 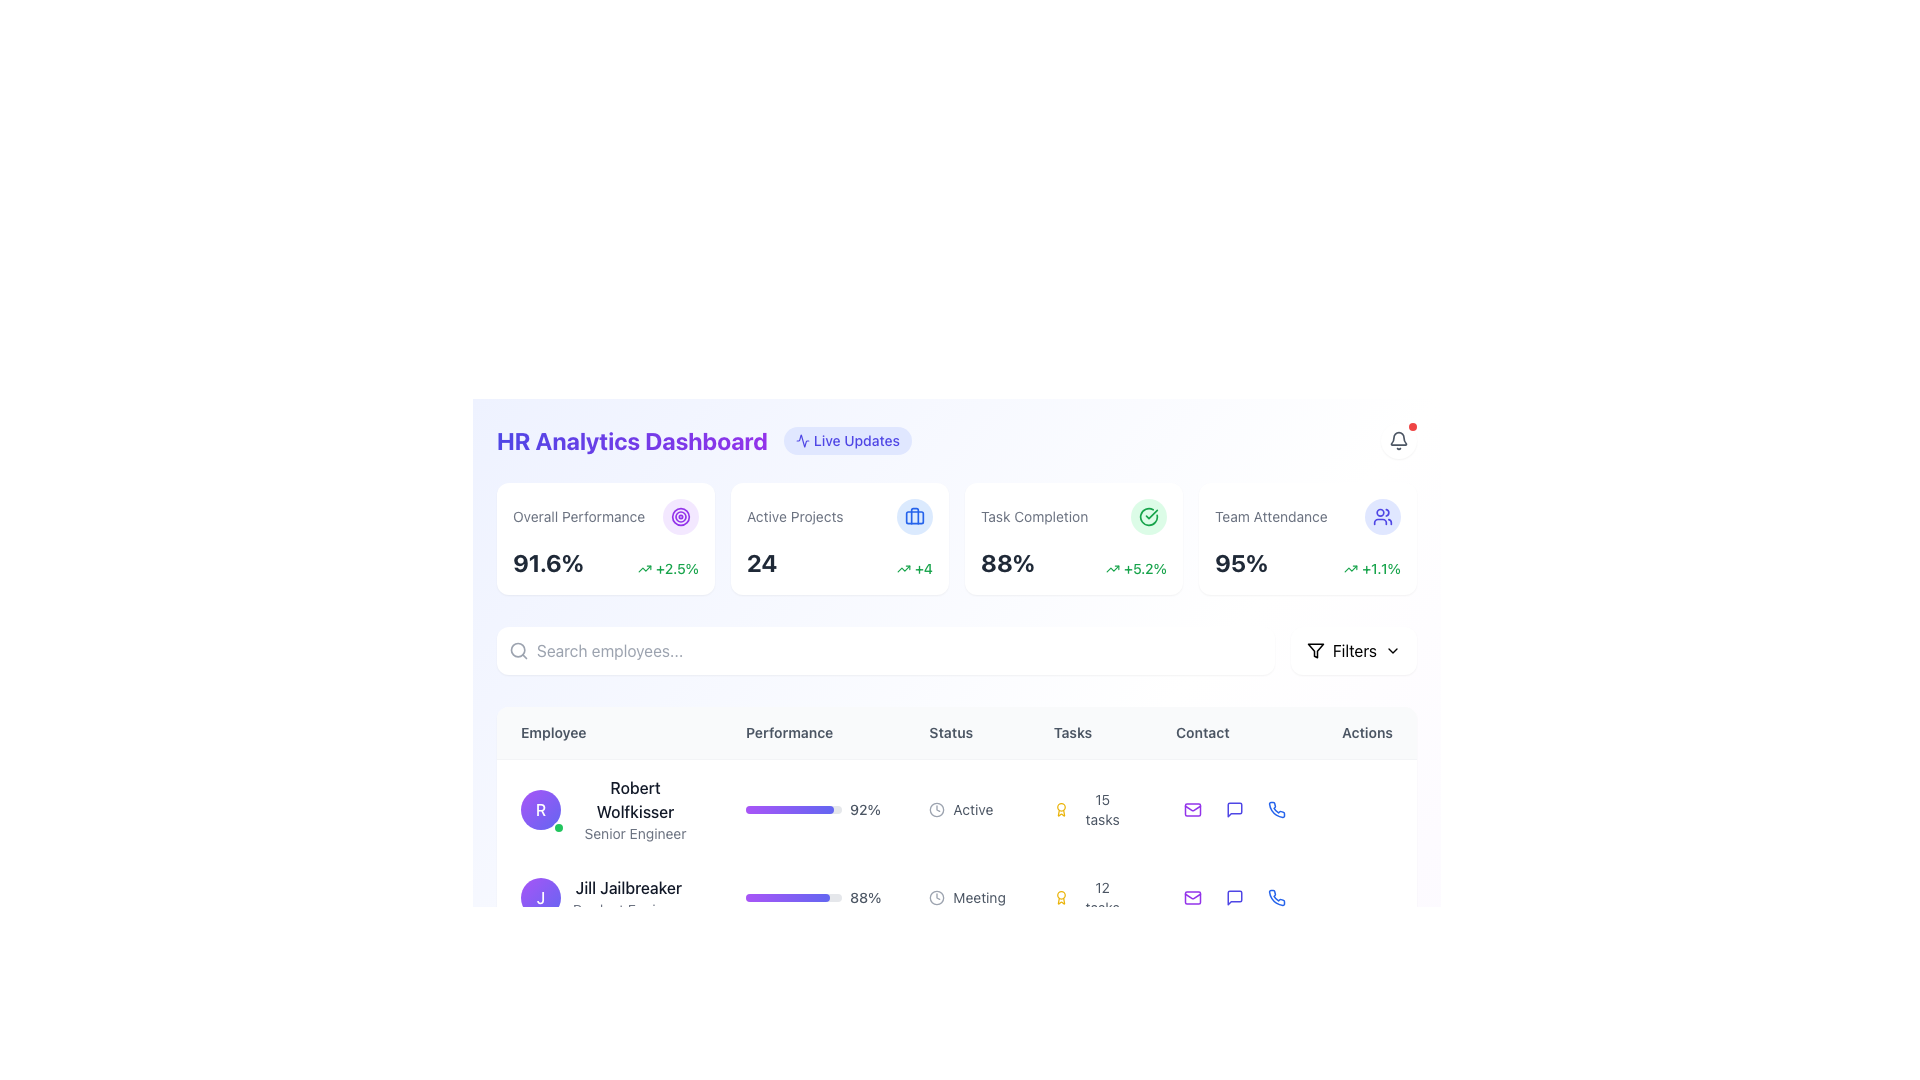 I want to click on the bell icon element, which represents notifications and is visually styled with a smooth, rounded design in gray, located at the upper right corner of the interface, so click(x=1397, y=437).